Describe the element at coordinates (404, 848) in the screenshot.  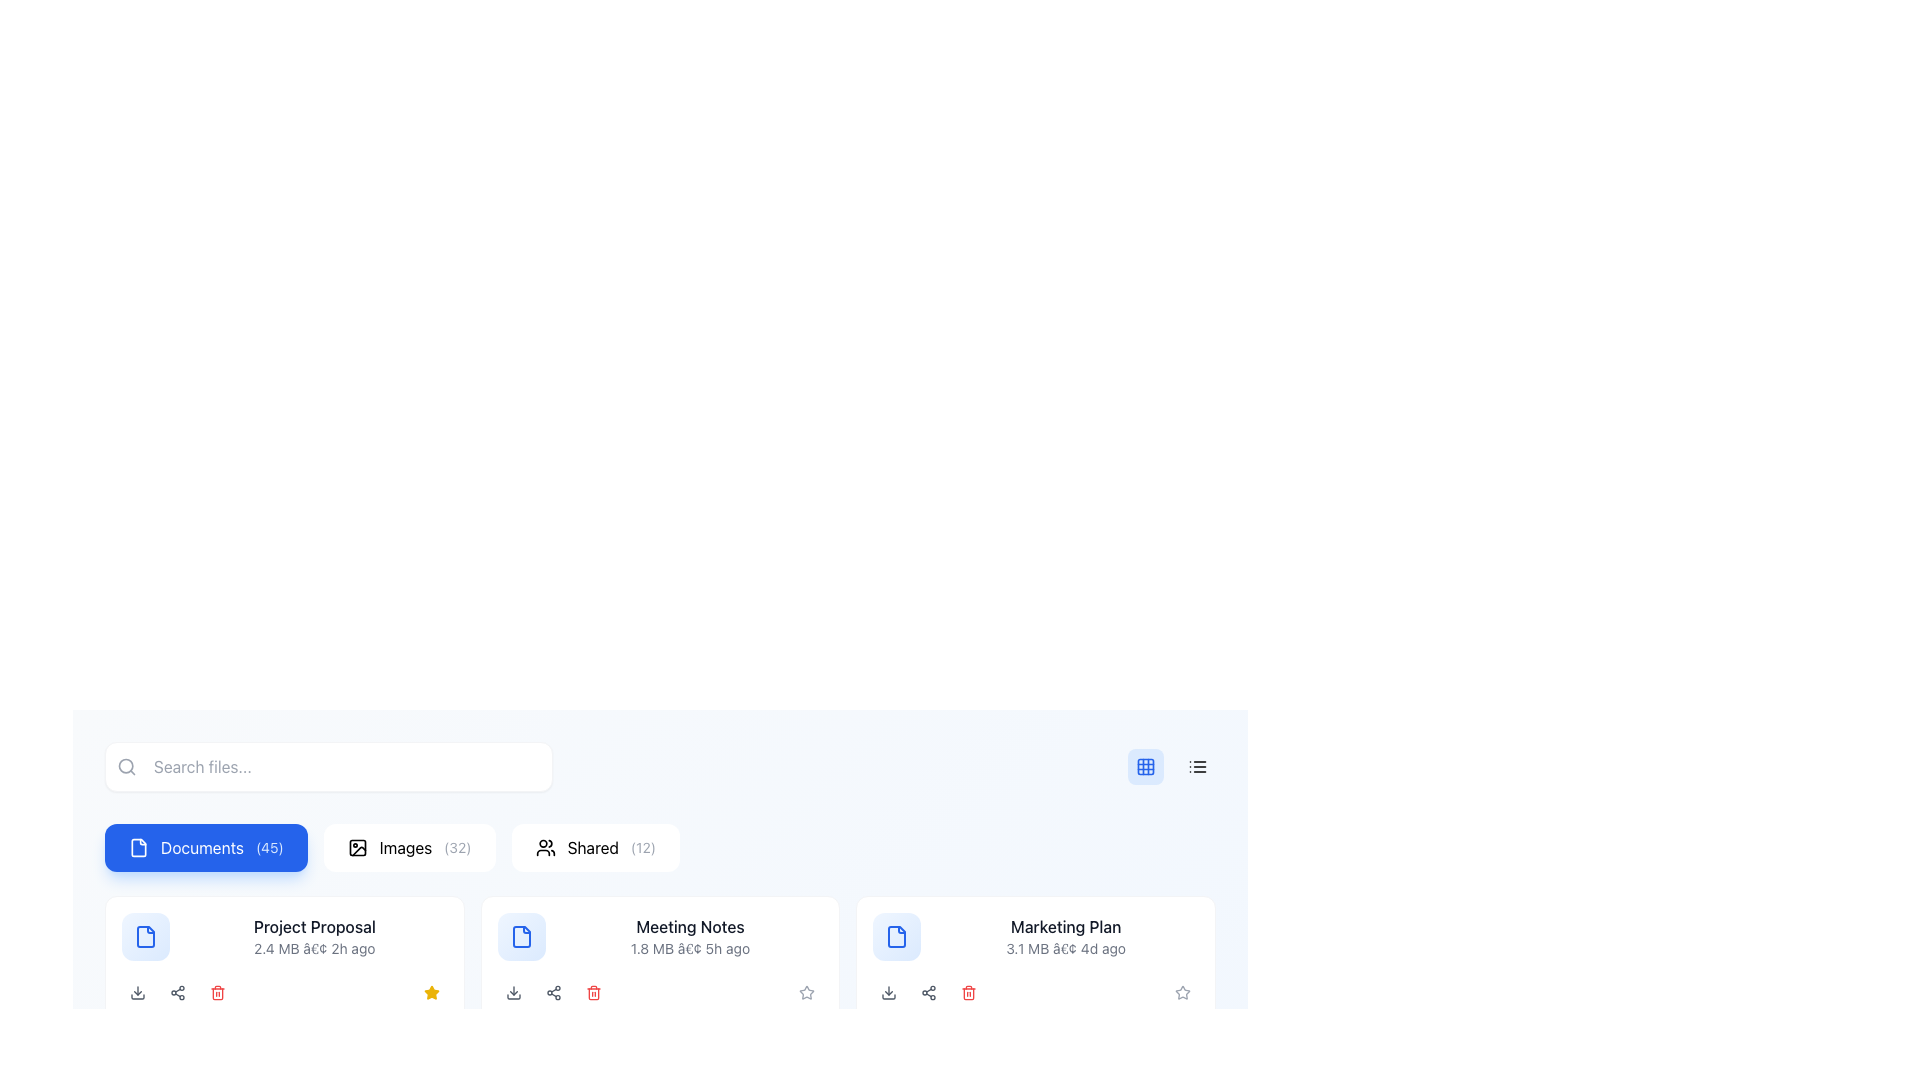
I see `the 'Images' static text label within the button that indicates a navigational category or filter option for items` at that location.